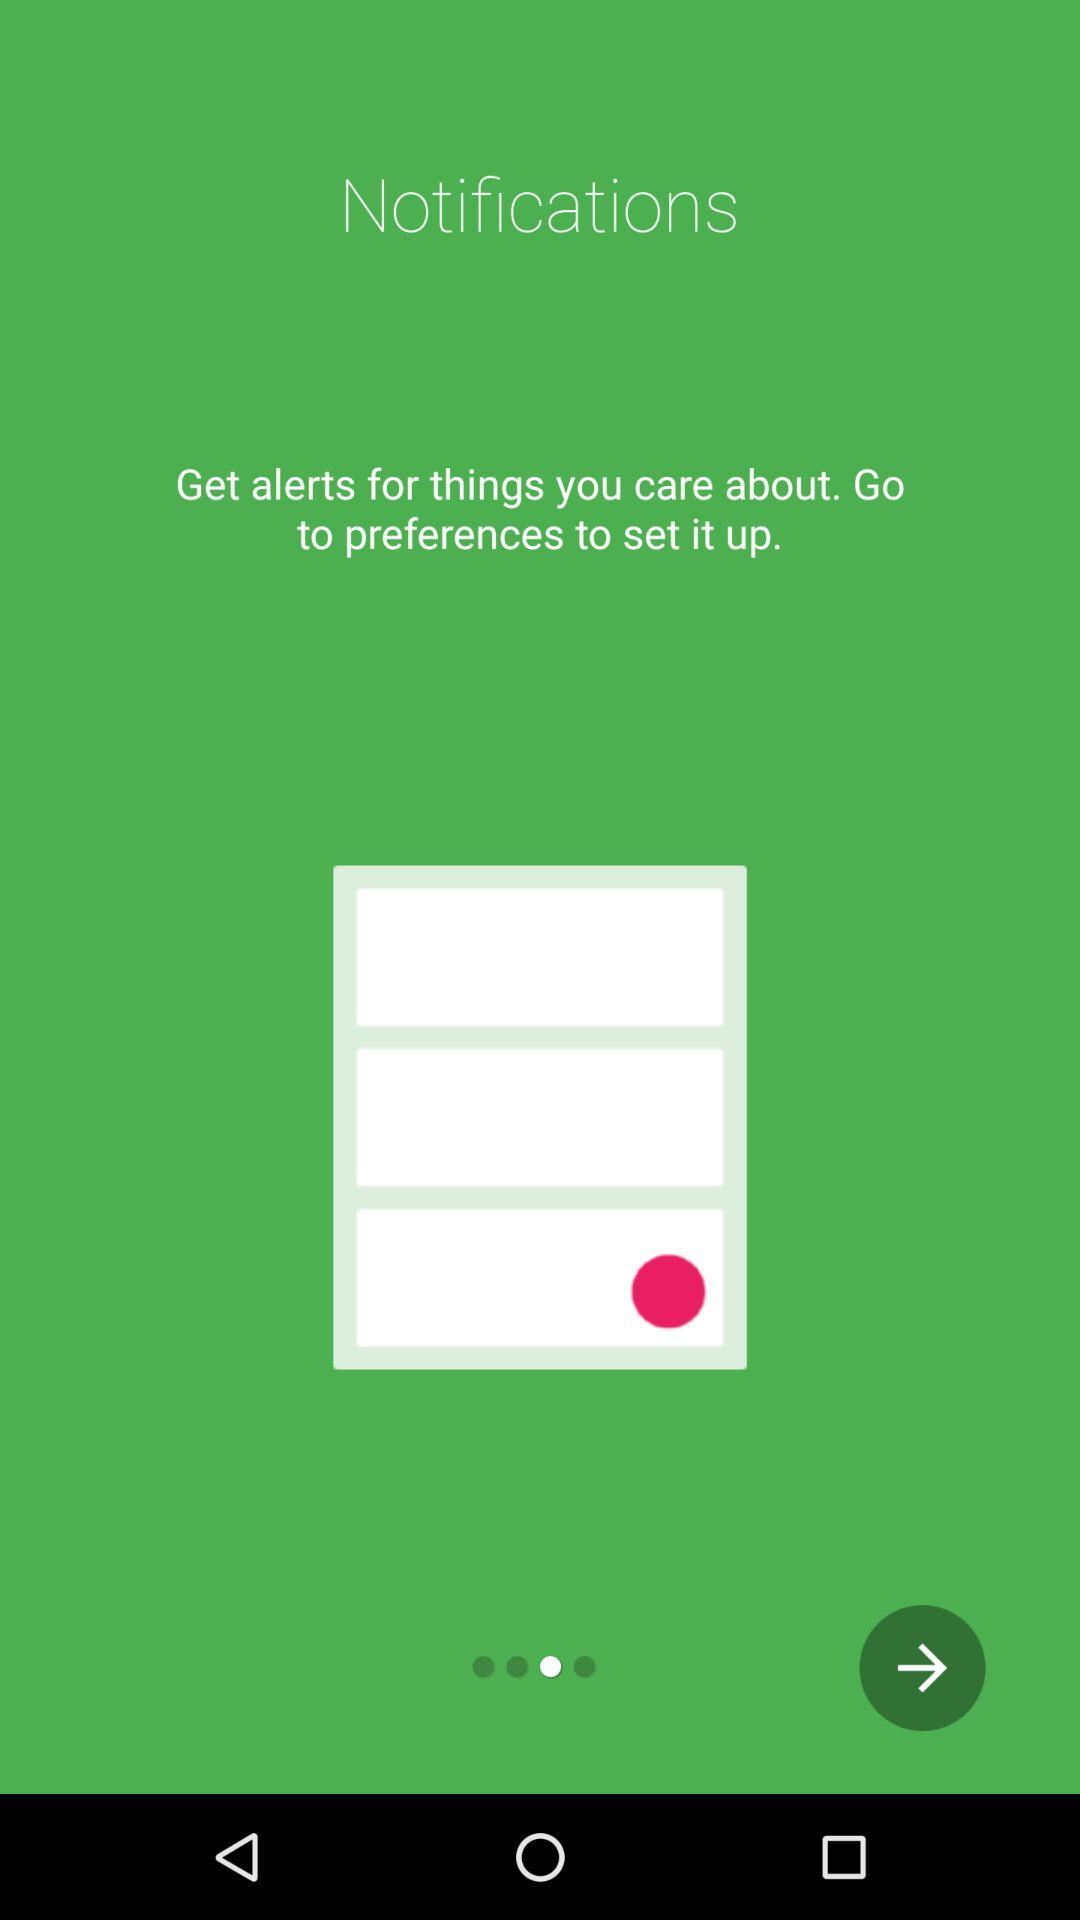 Image resolution: width=1080 pixels, height=1920 pixels. I want to click on item at the bottom right corner, so click(922, 1668).